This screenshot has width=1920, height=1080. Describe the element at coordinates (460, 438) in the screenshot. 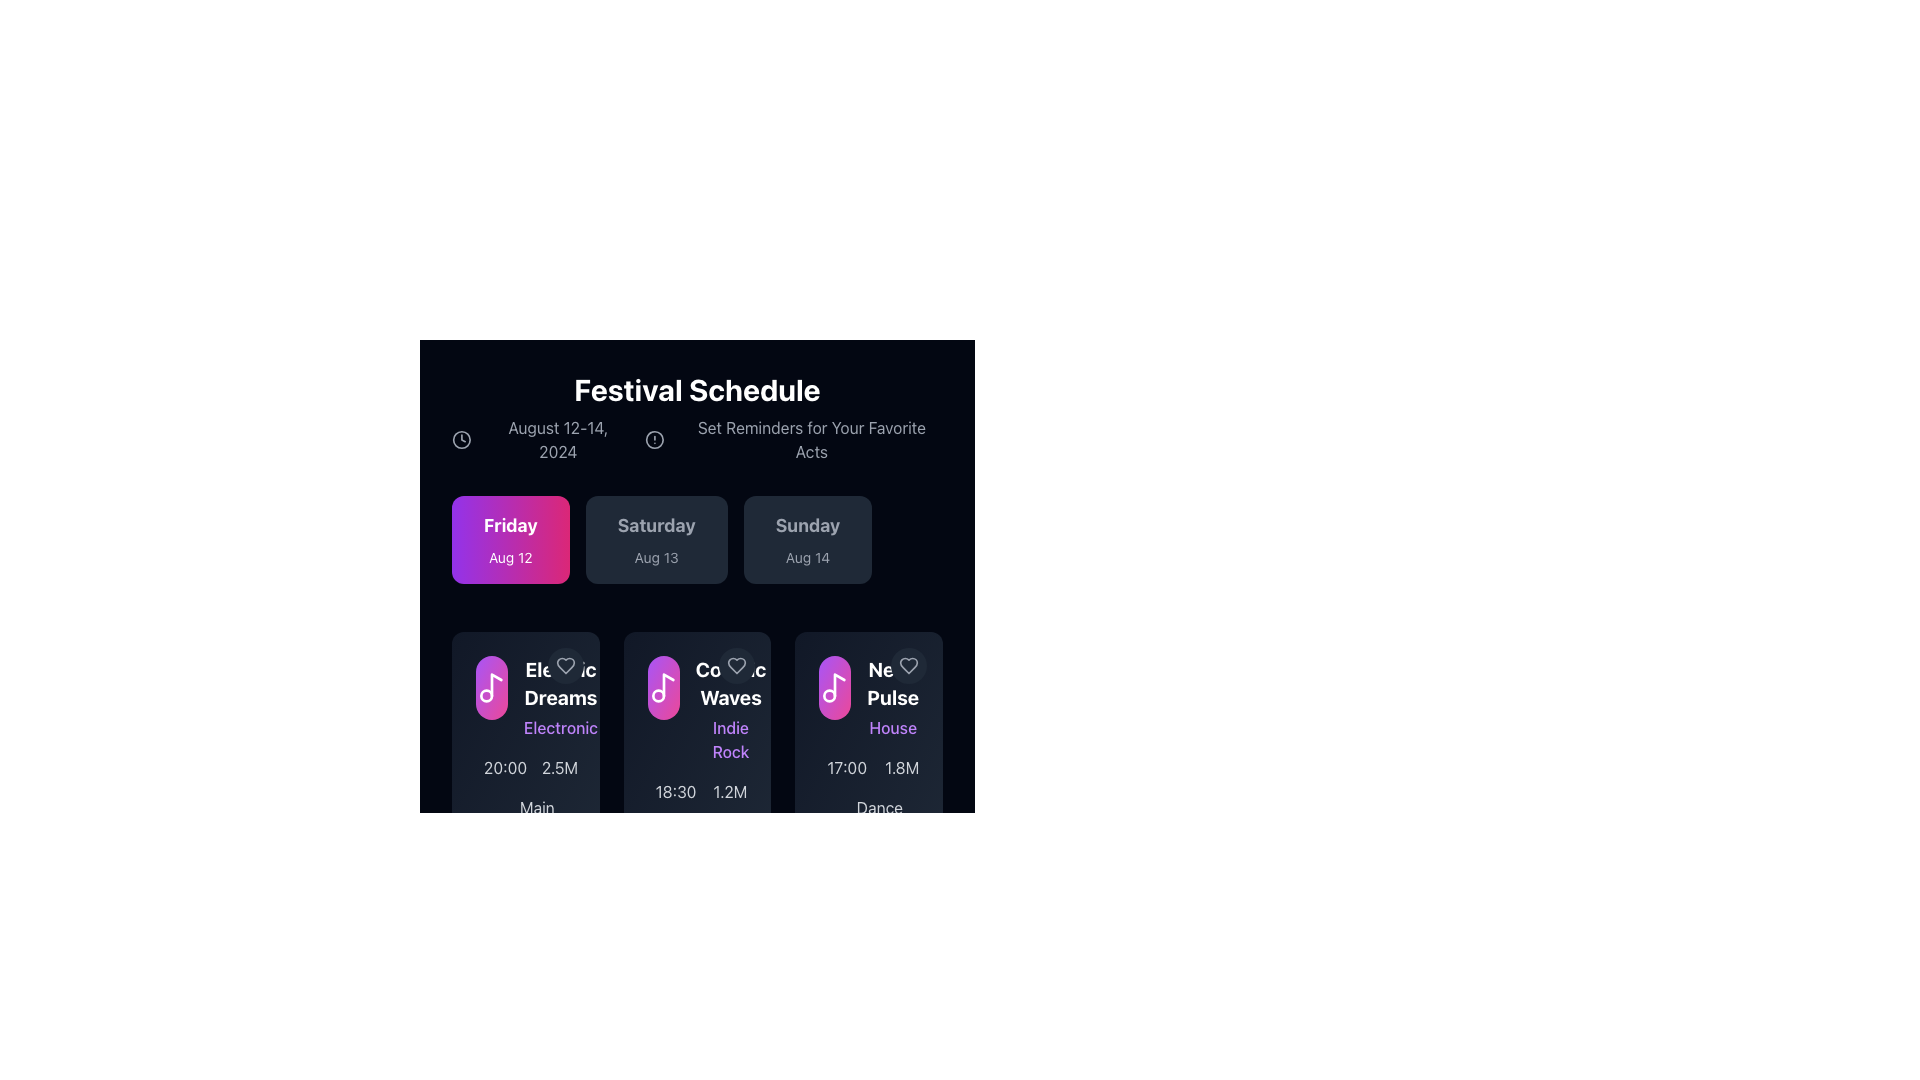

I see `the clock icon located to the left of the text 'August 12-14, 2024'` at that location.